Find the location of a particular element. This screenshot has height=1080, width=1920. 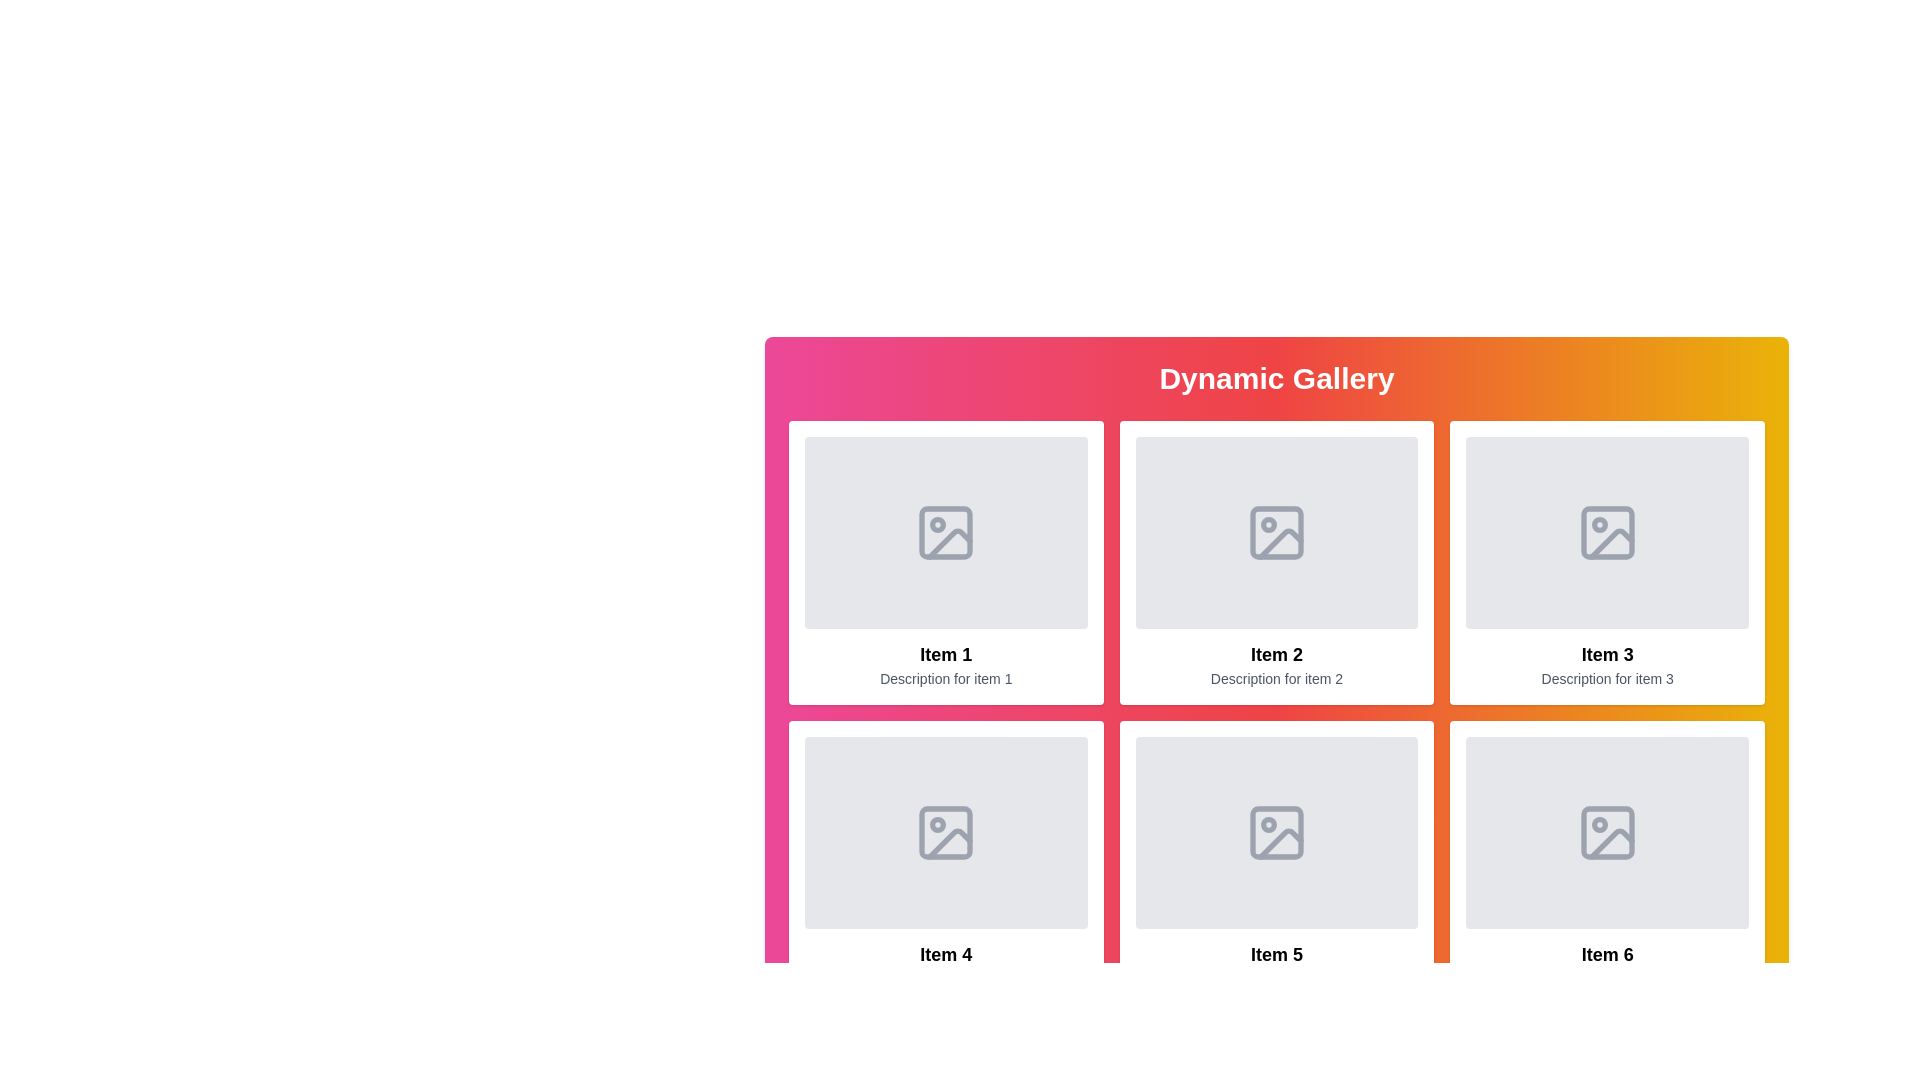

the placeholder icon located in the grid structure of the gallery under 'Item 4', positioned left and below the 'Dynamic Gallery' header is located at coordinates (945, 833).